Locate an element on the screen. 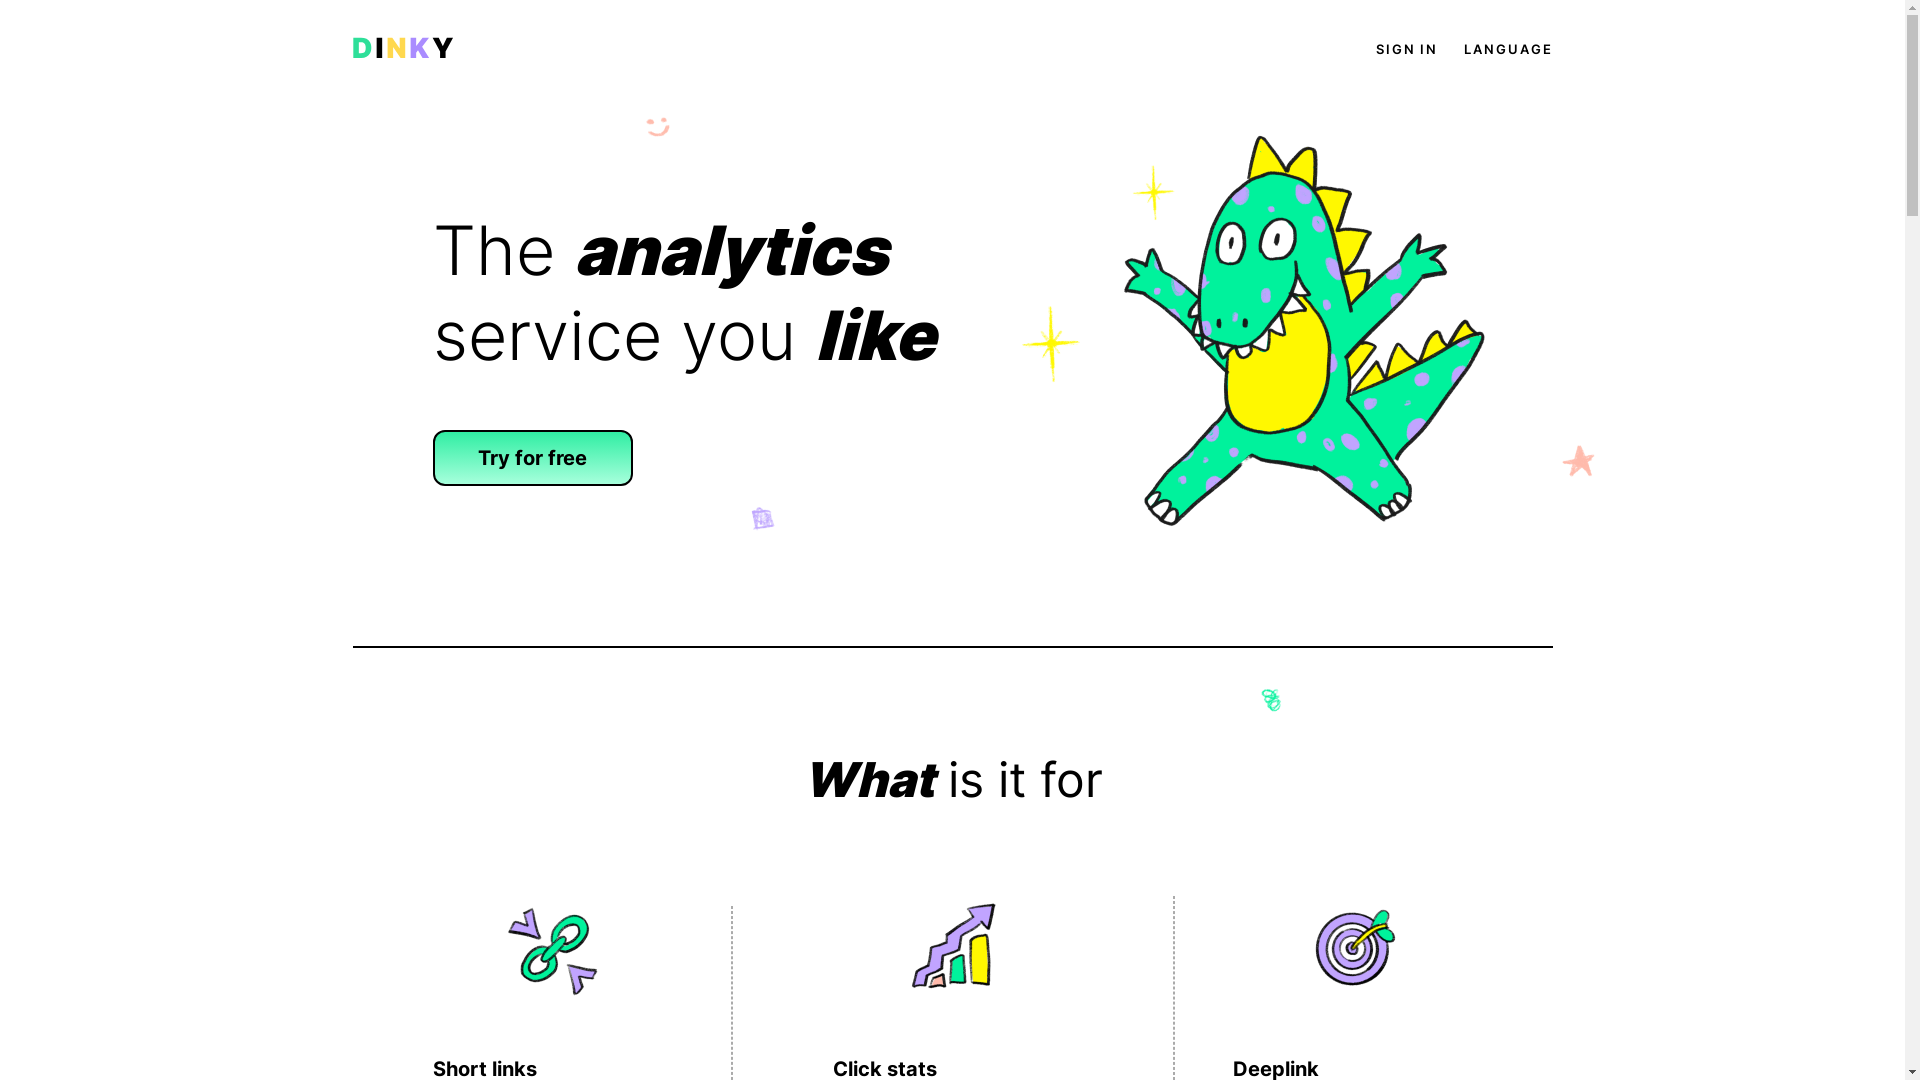  'Try for free' is located at coordinates (532, 458).